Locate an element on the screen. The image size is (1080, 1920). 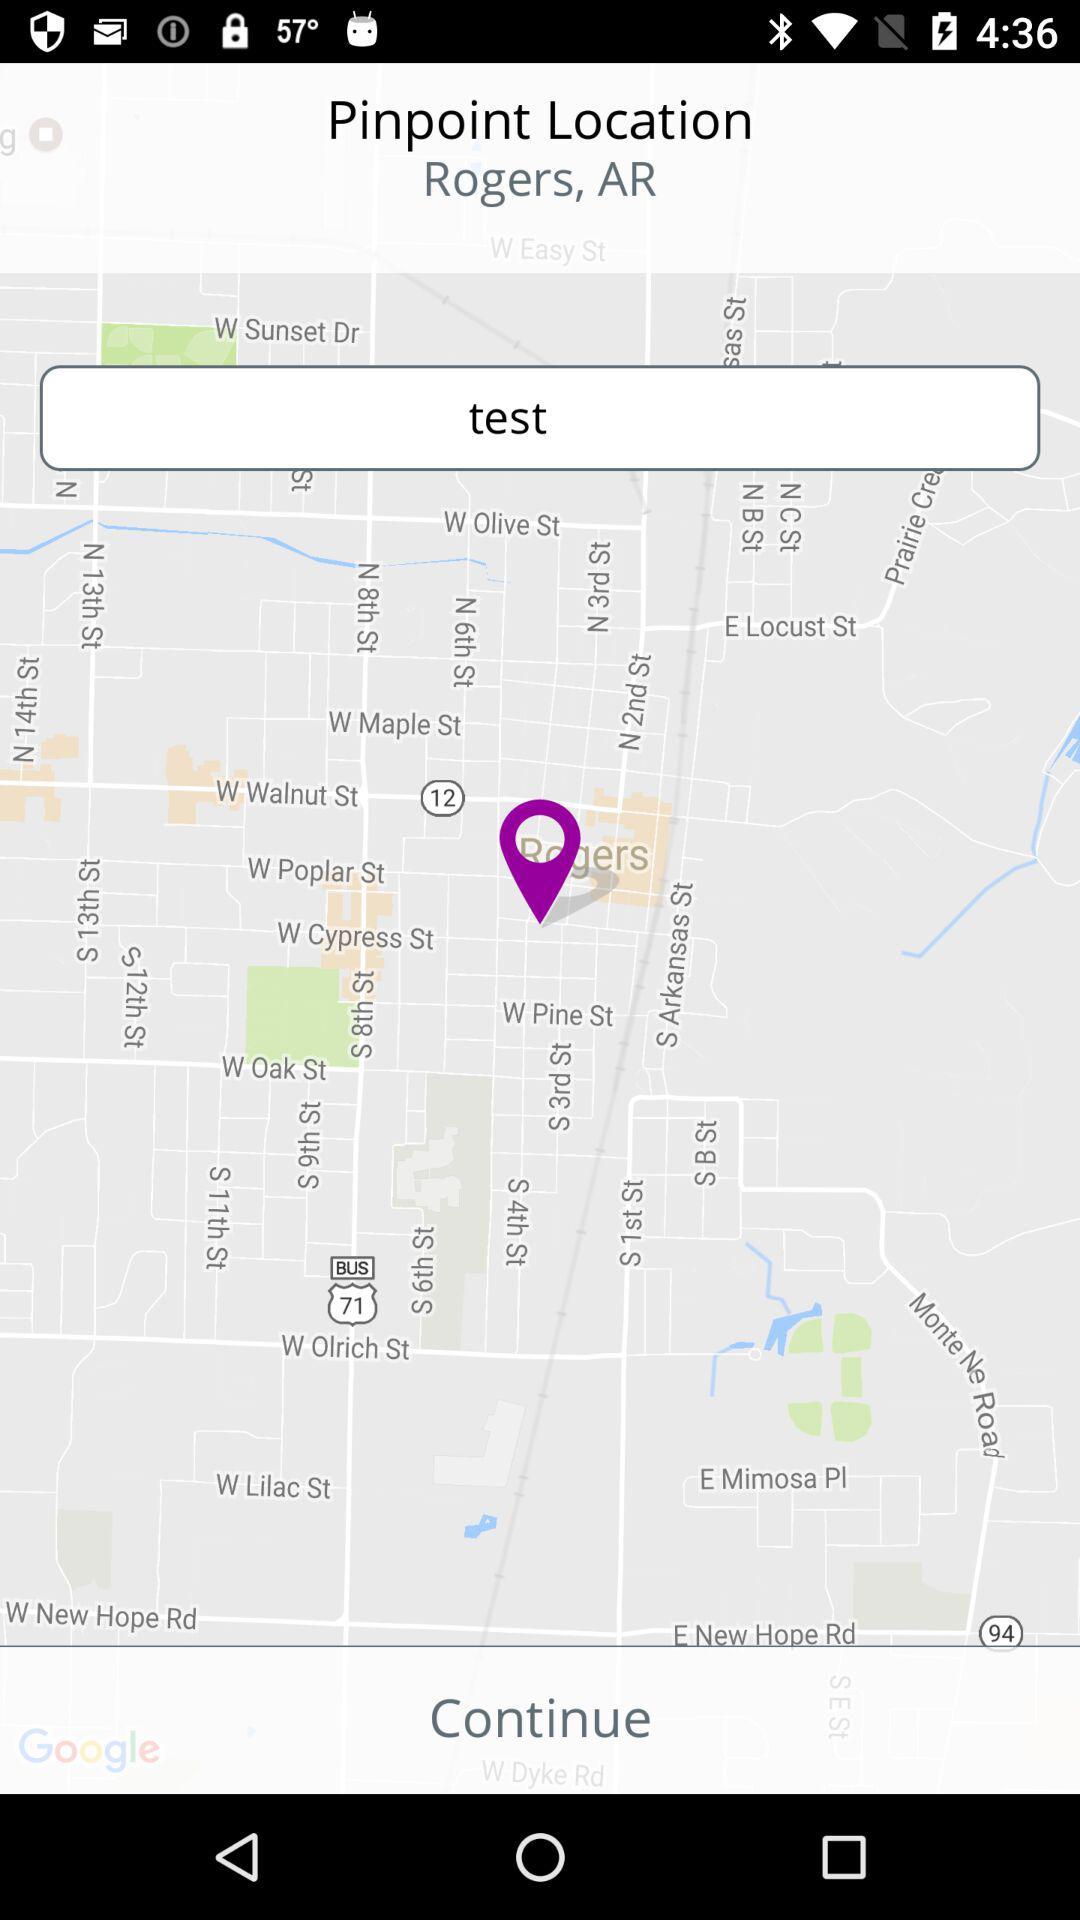
the icon to the left of the rogers, ar item is located at coordinates (131, 240).